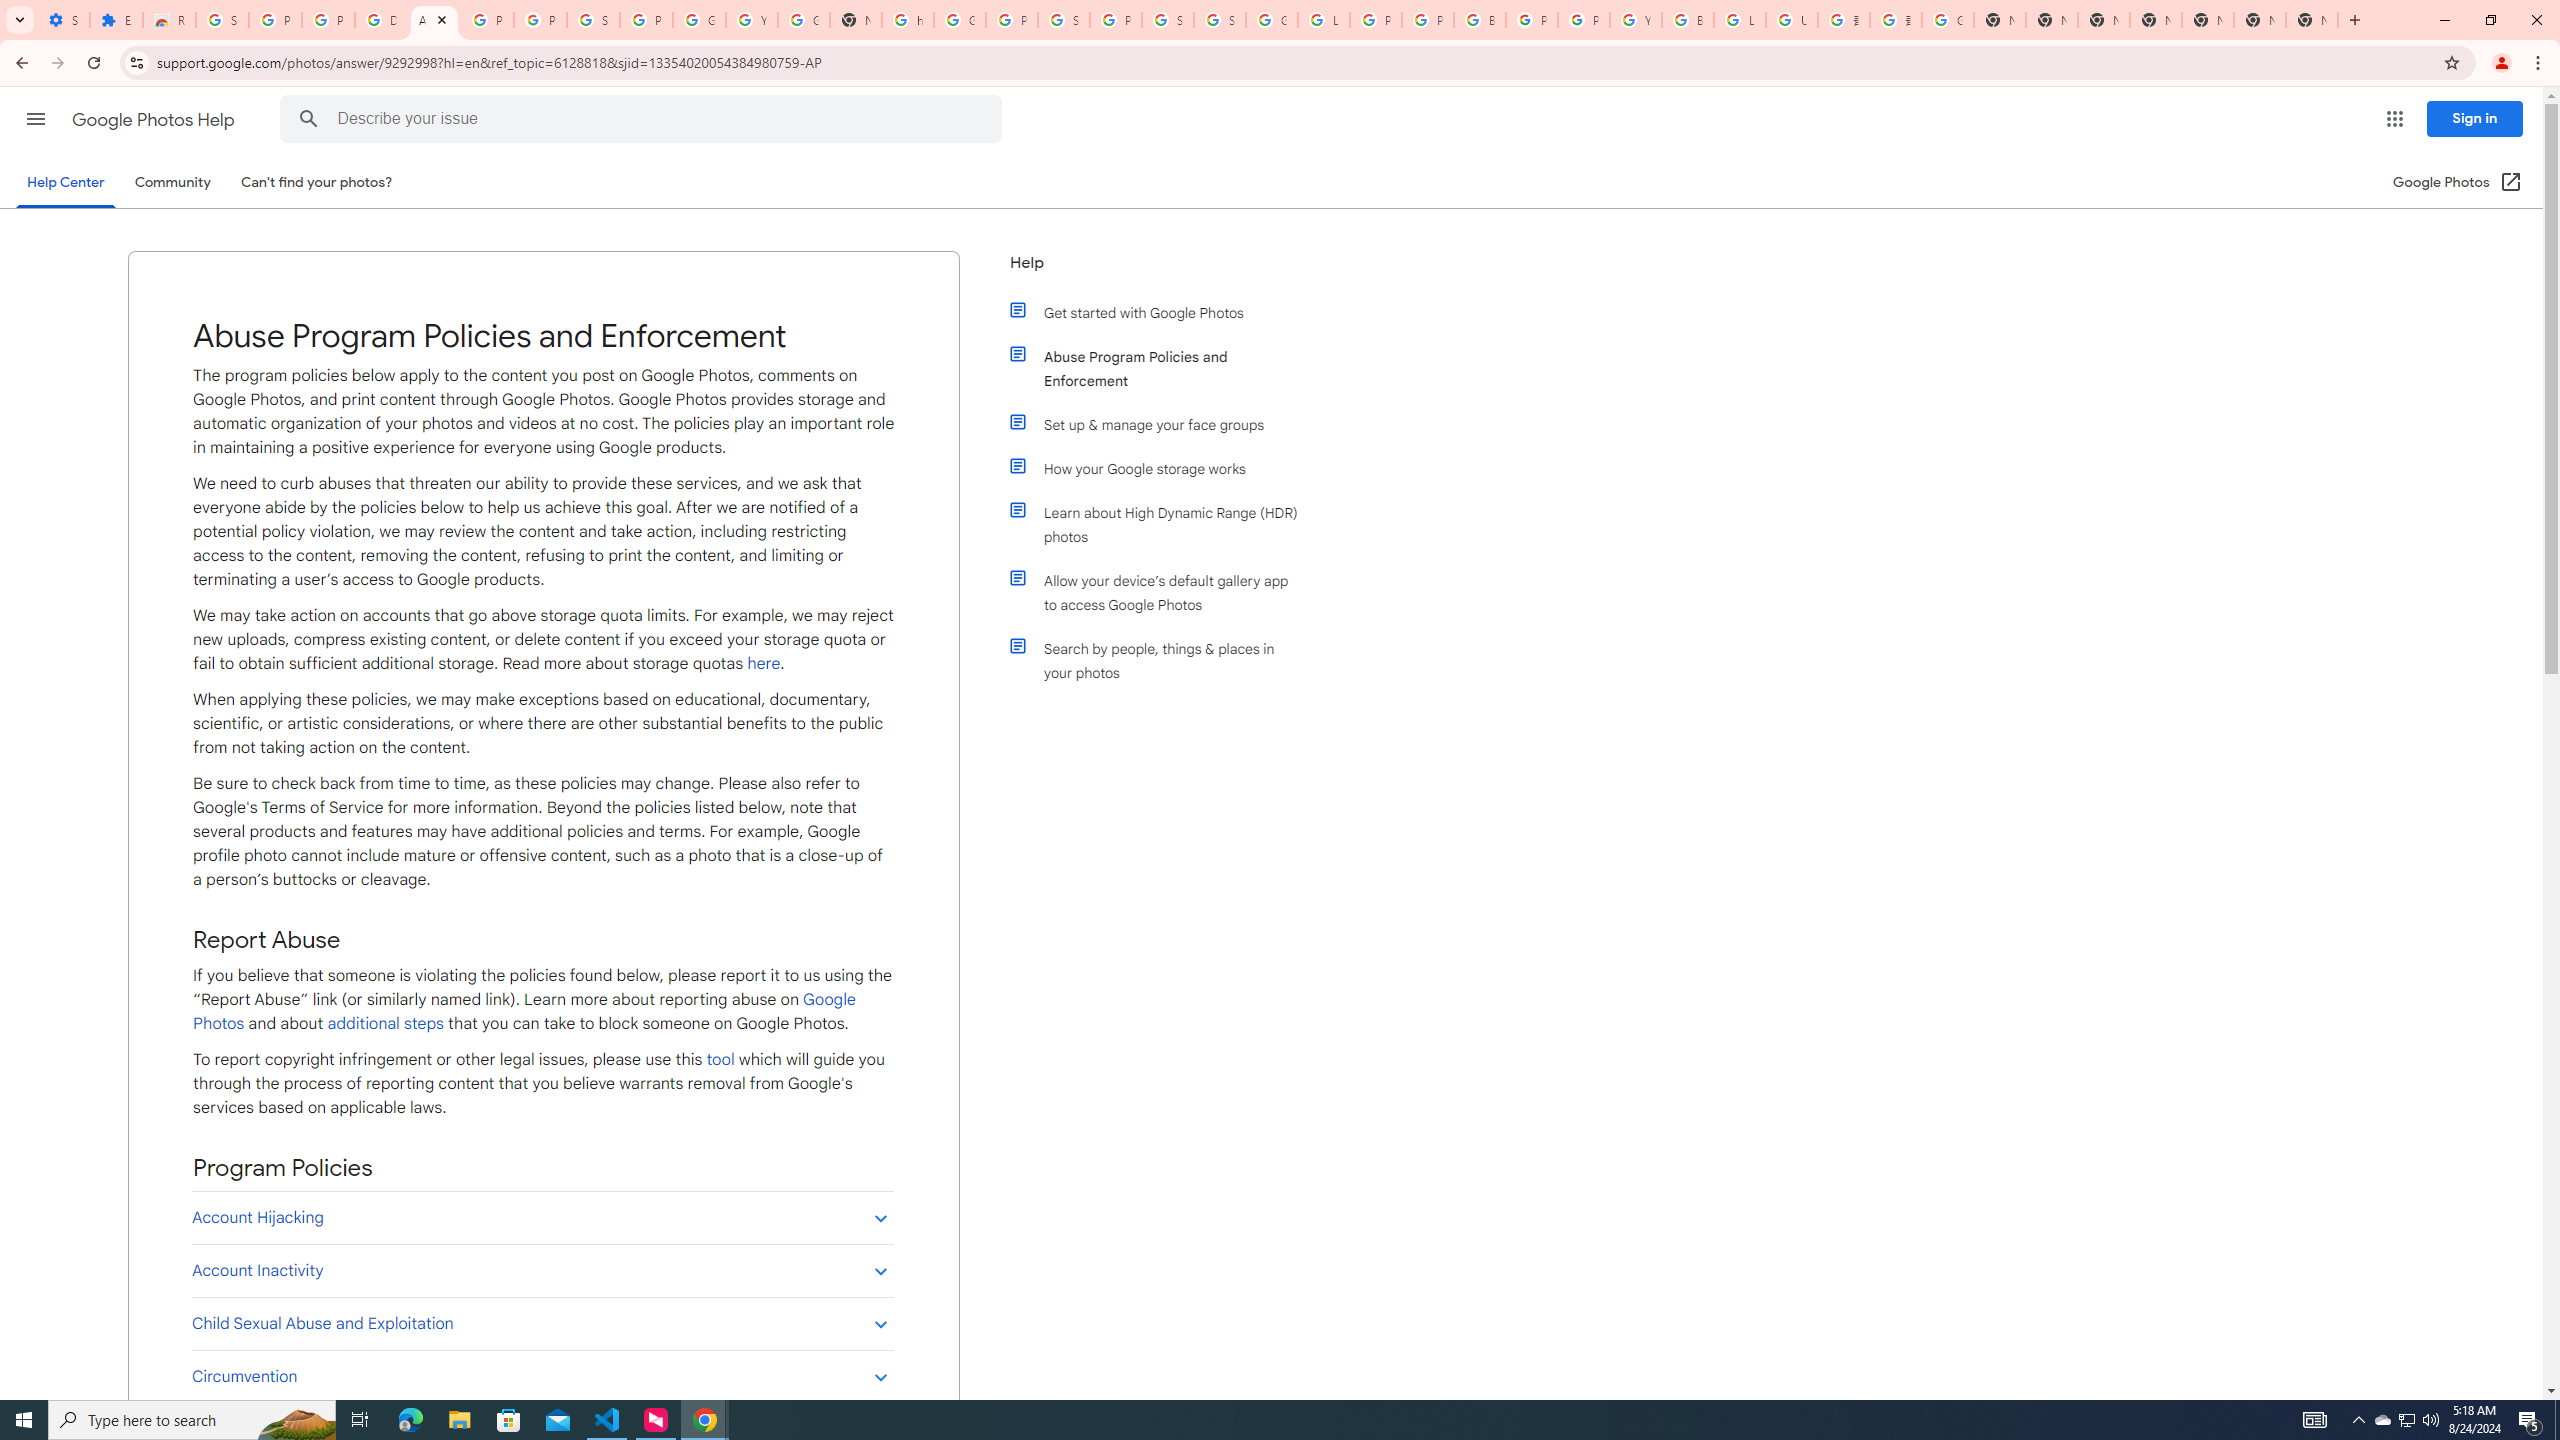 This screenshot has width=2560, height=1440. I want to click on 'Google Photos', so click(522, 1011).